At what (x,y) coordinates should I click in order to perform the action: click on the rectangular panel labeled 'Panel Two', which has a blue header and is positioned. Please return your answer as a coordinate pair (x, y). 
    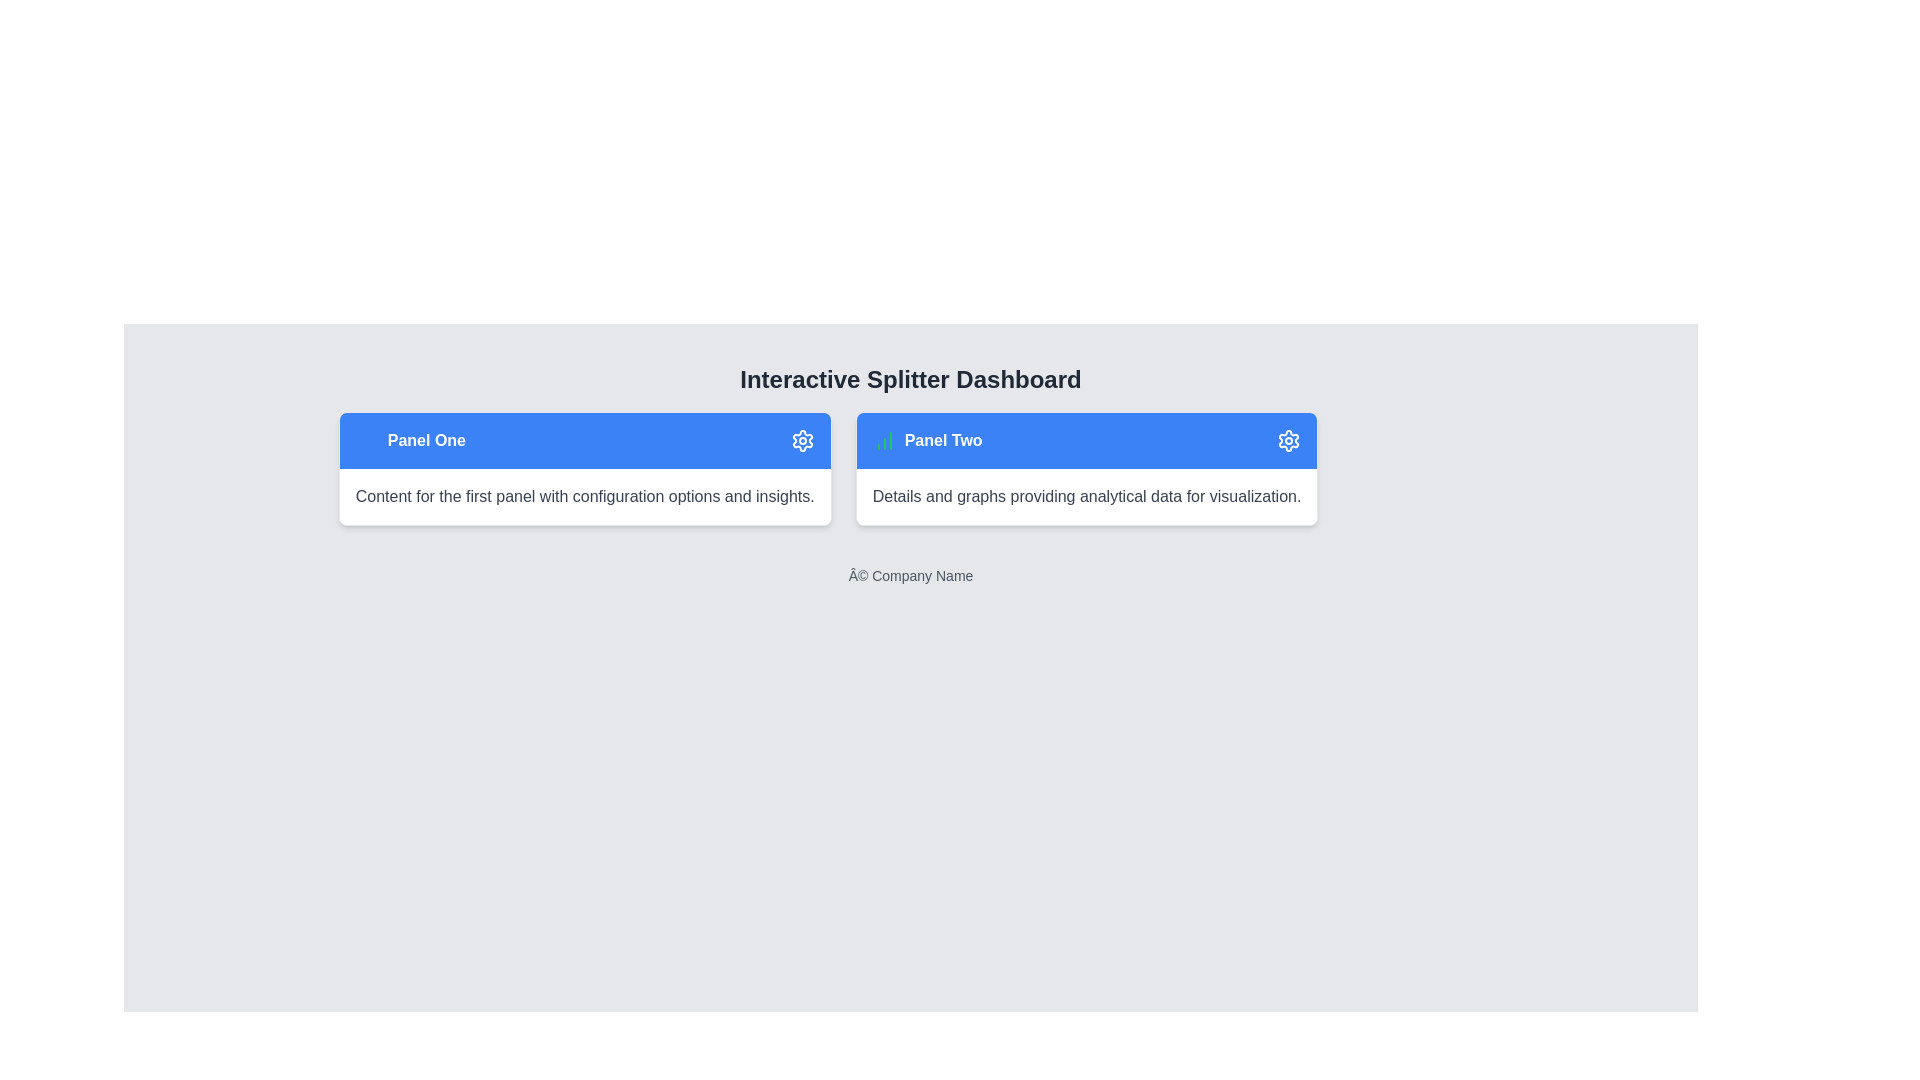
    Looking at the image, I should click on (1086, 469).